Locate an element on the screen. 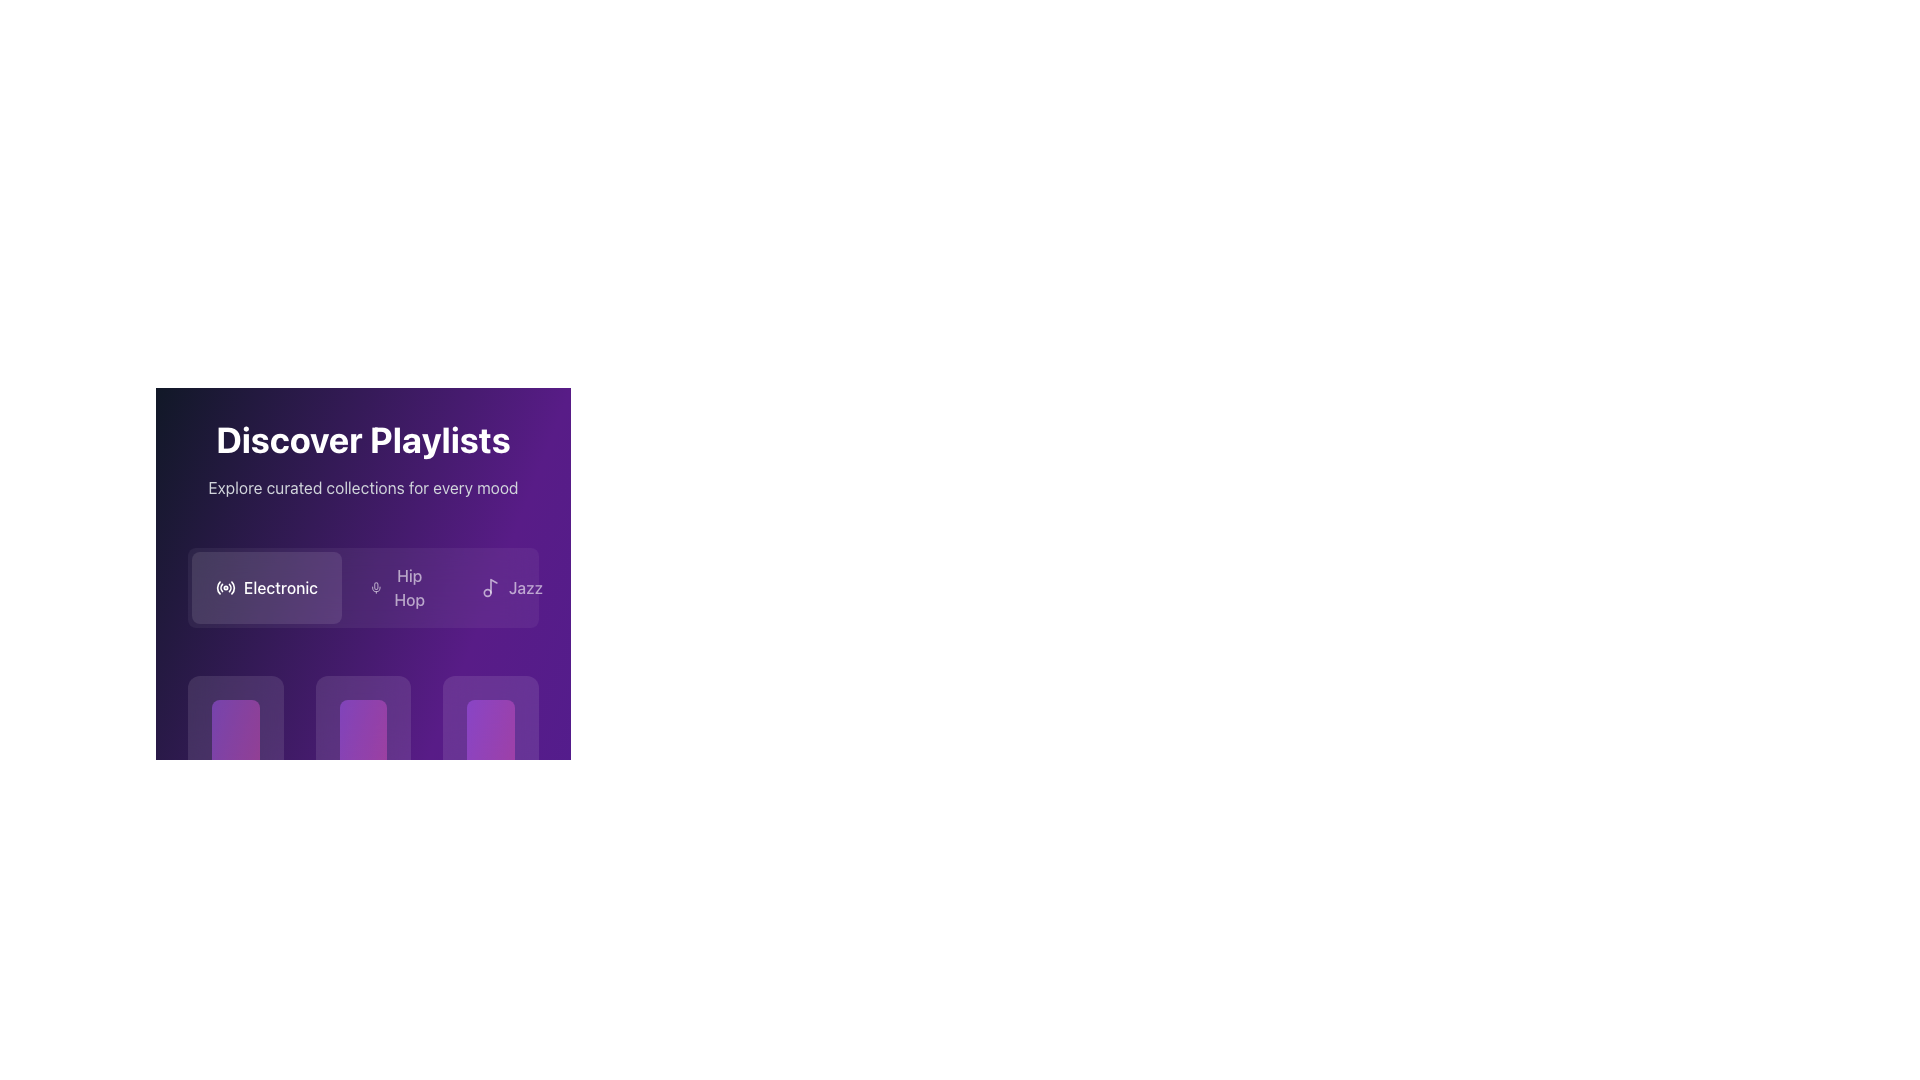  the 'Electronic' category icon located within the category button labeled 'Electronic', which is the first button in the horizontal list below the heading 'Discover Playlists' is located at coordinates (225, 586).